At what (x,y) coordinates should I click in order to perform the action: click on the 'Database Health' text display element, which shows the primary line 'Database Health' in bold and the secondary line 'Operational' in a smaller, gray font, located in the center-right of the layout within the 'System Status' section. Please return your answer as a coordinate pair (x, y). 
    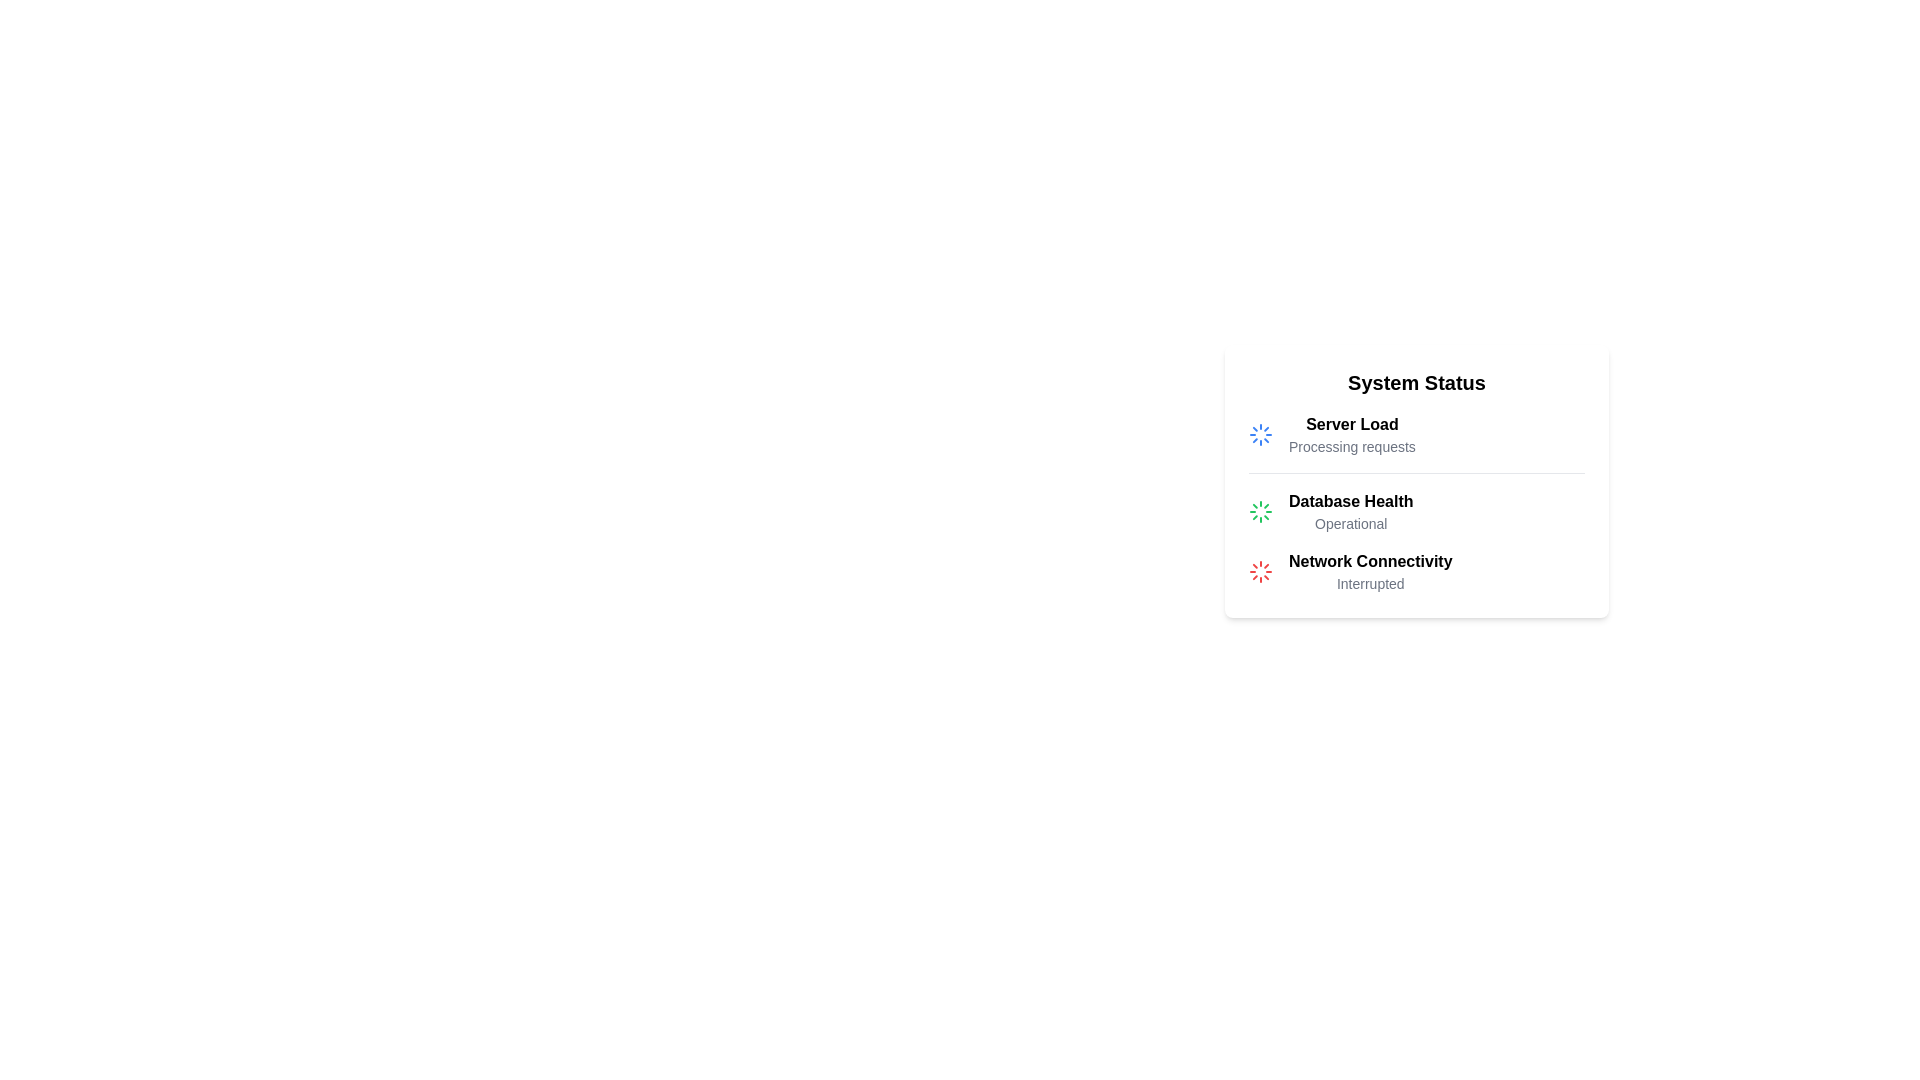
    Looking at the image, I should click on (1351, 511).